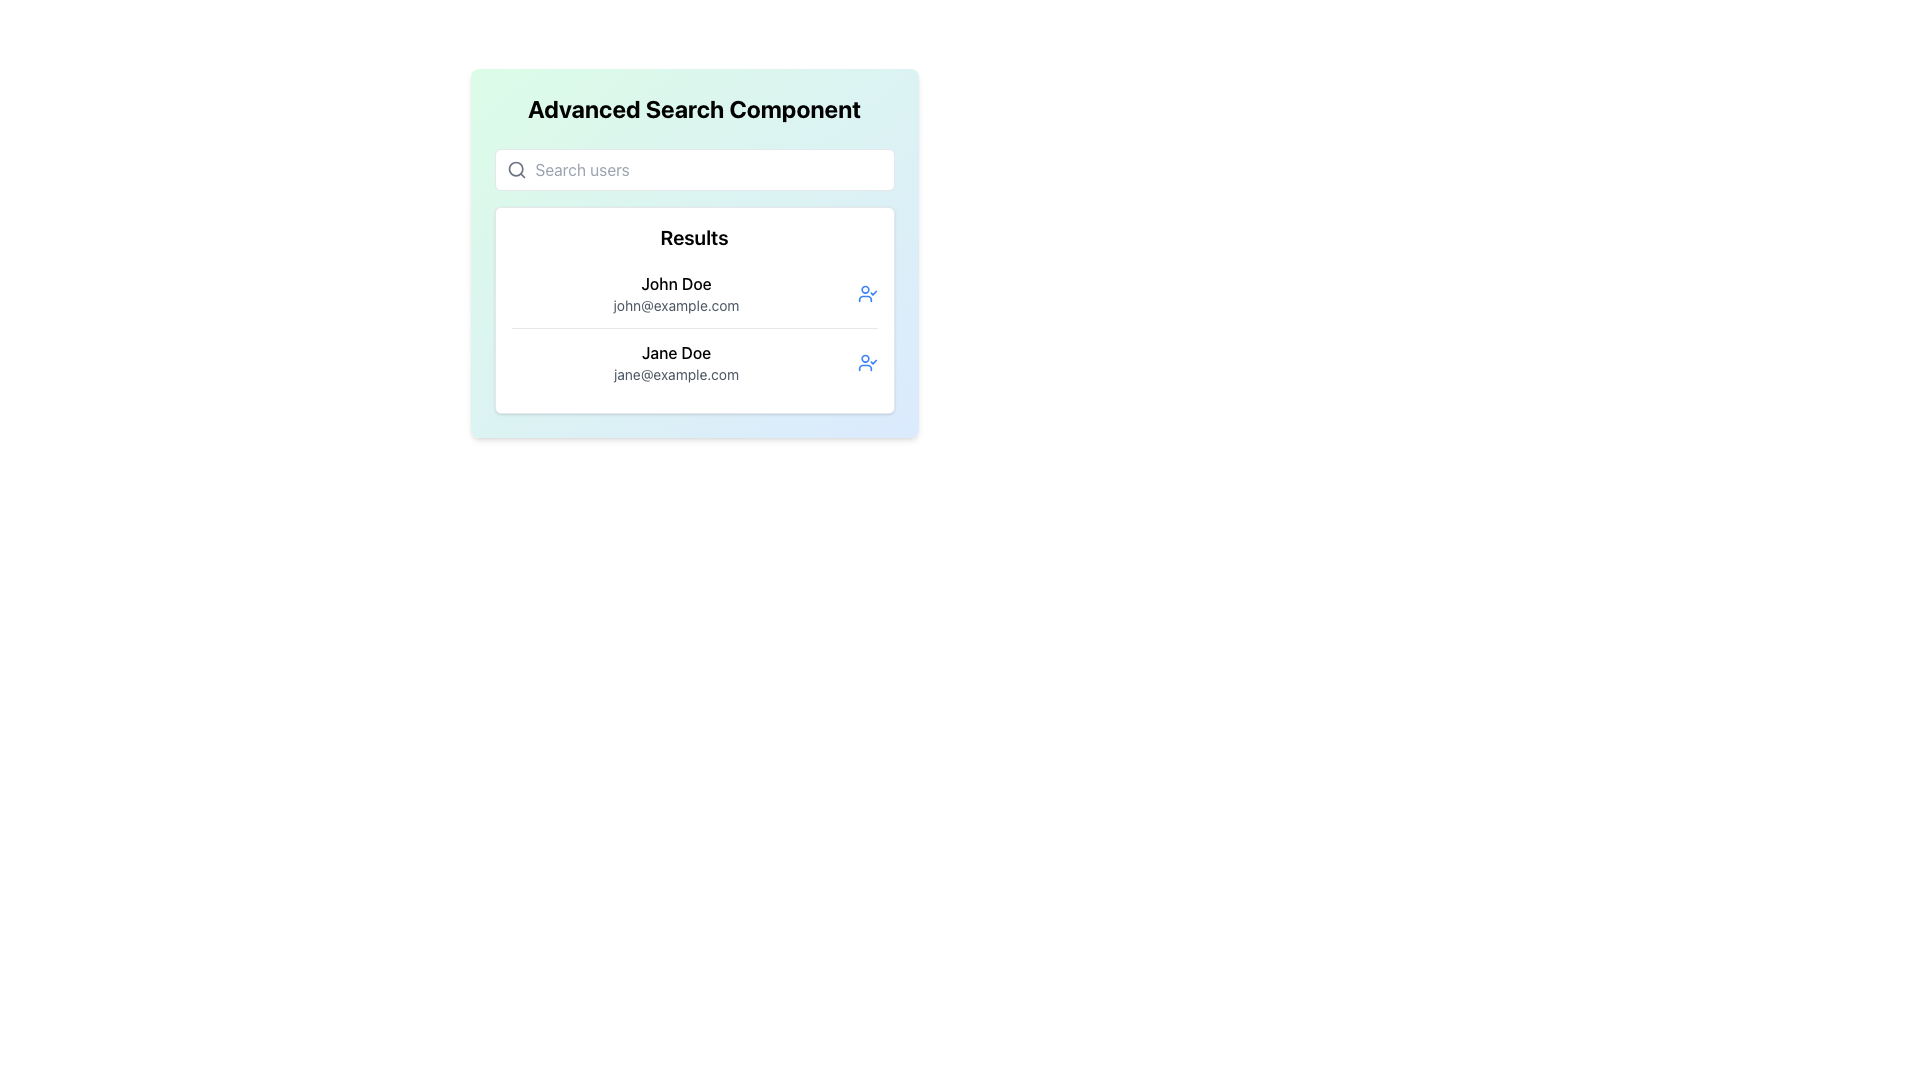  Describe the element at coordinates (515, 168) in the screenshot. I see `the search icon element located within the search bar to trigger its functionality` at that location.